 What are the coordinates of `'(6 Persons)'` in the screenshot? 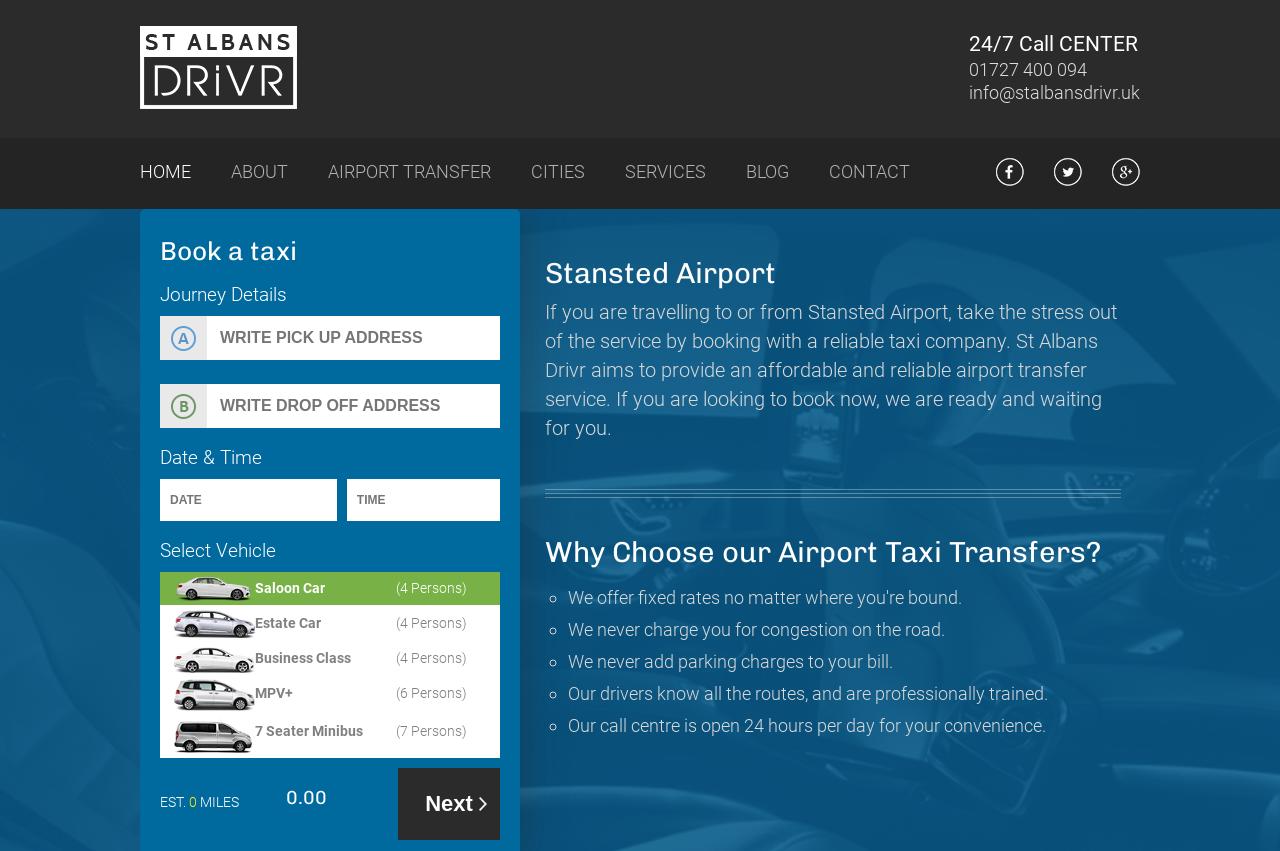 It's located at (395, 692).